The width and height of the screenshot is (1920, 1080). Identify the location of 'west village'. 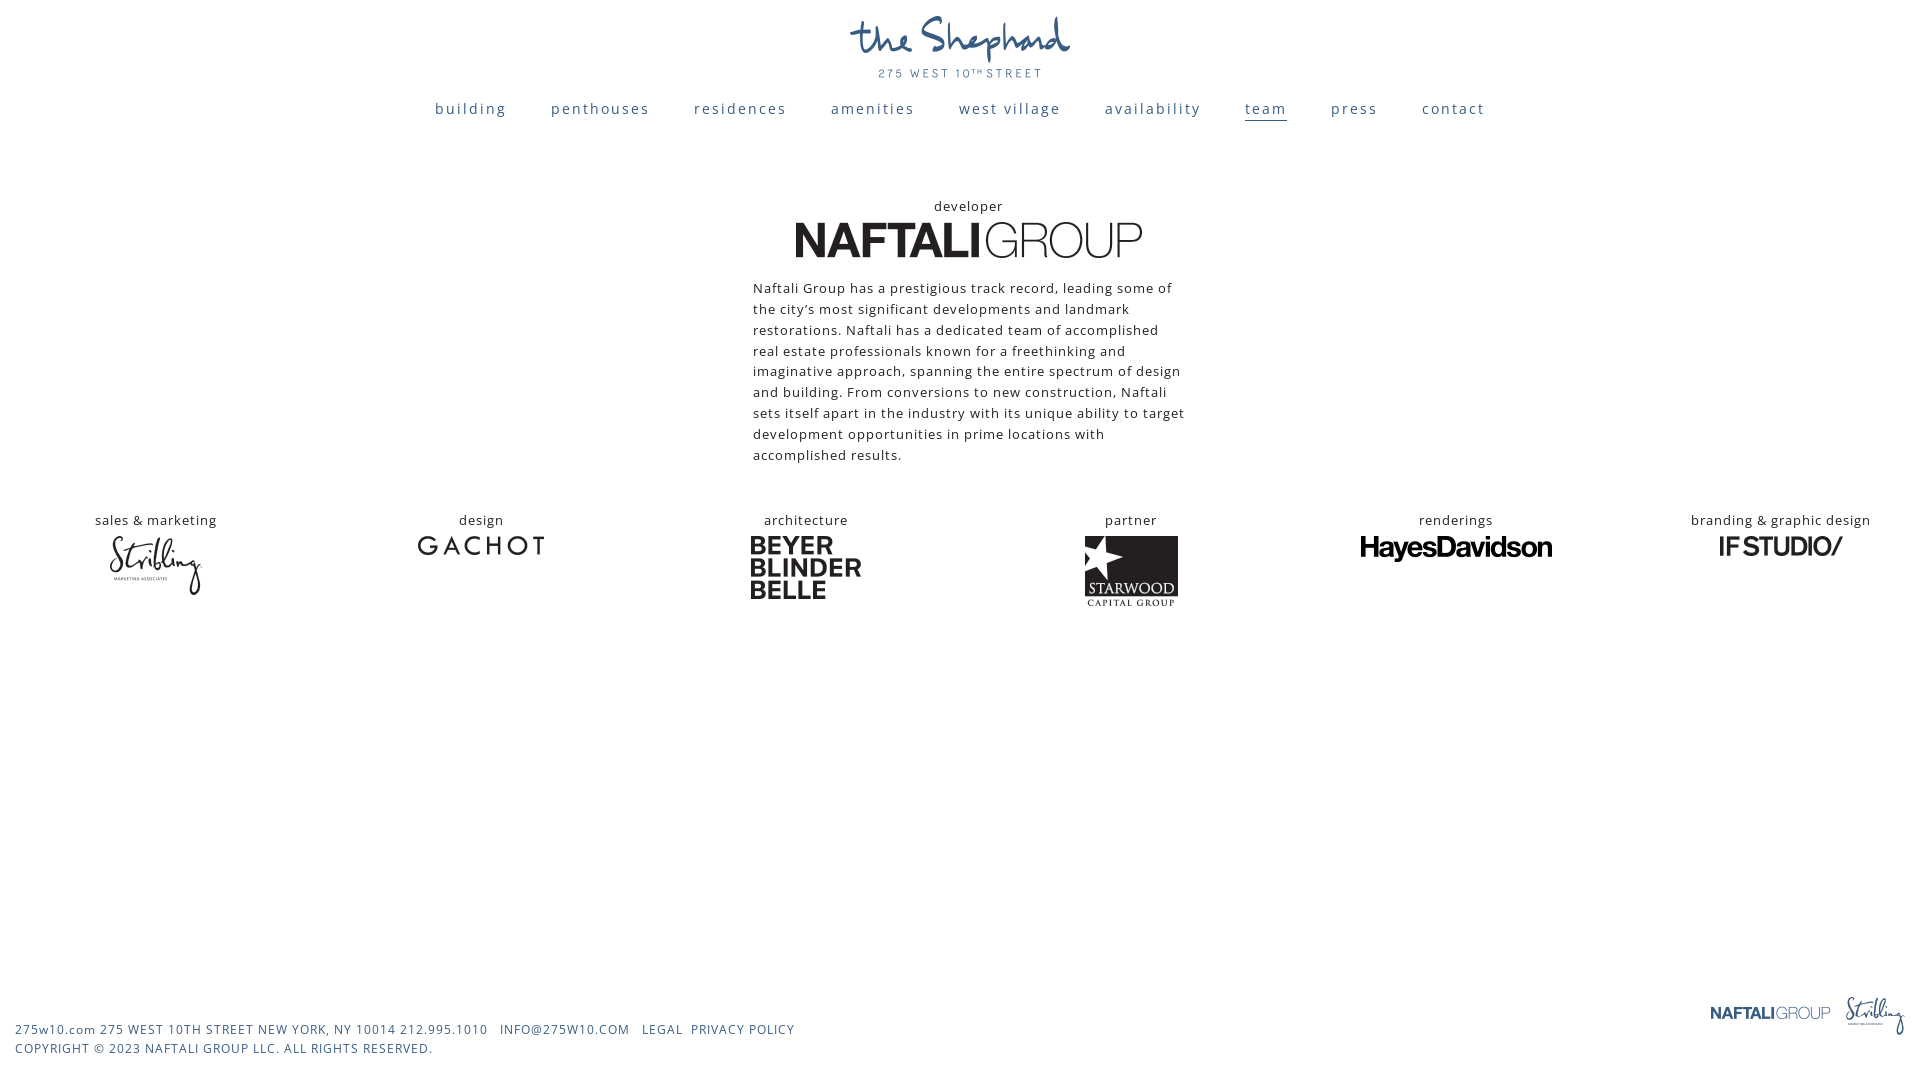
(1009, 108).